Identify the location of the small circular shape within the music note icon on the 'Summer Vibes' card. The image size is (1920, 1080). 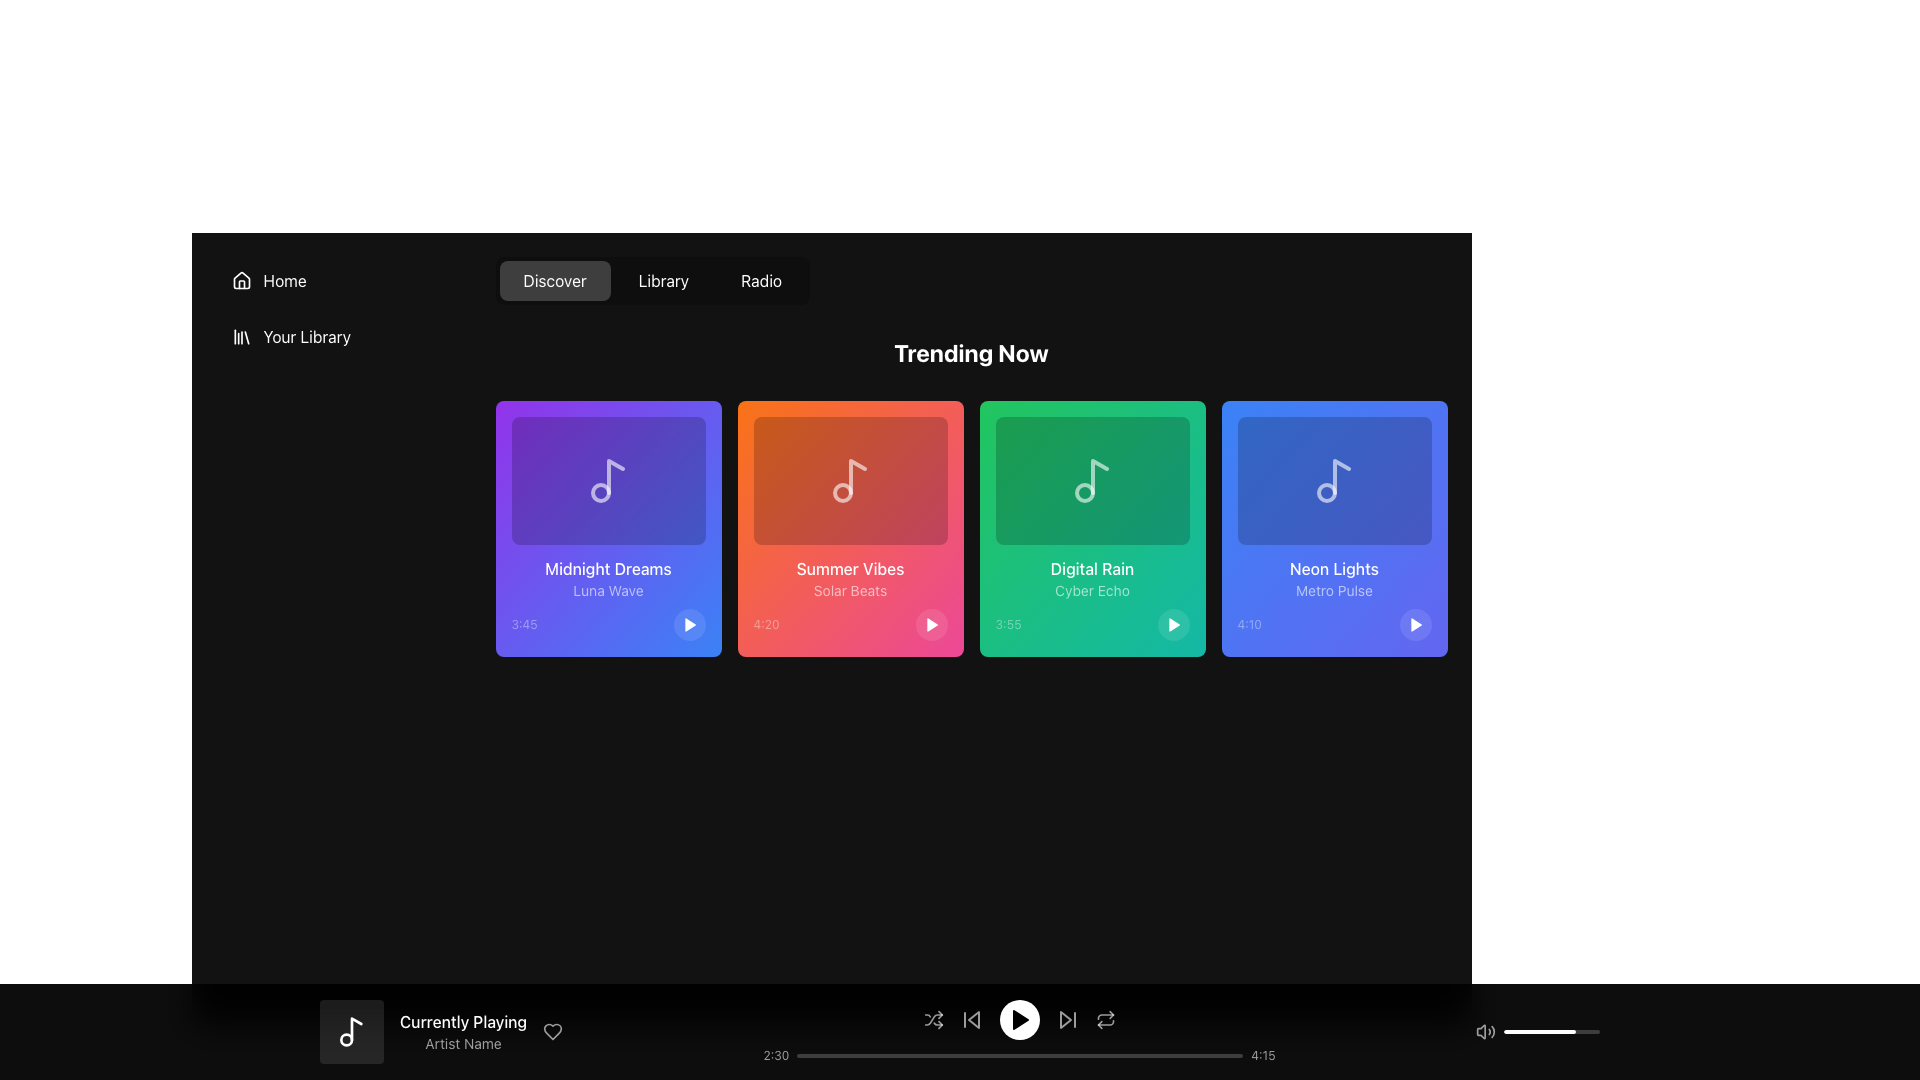
(842, 493).